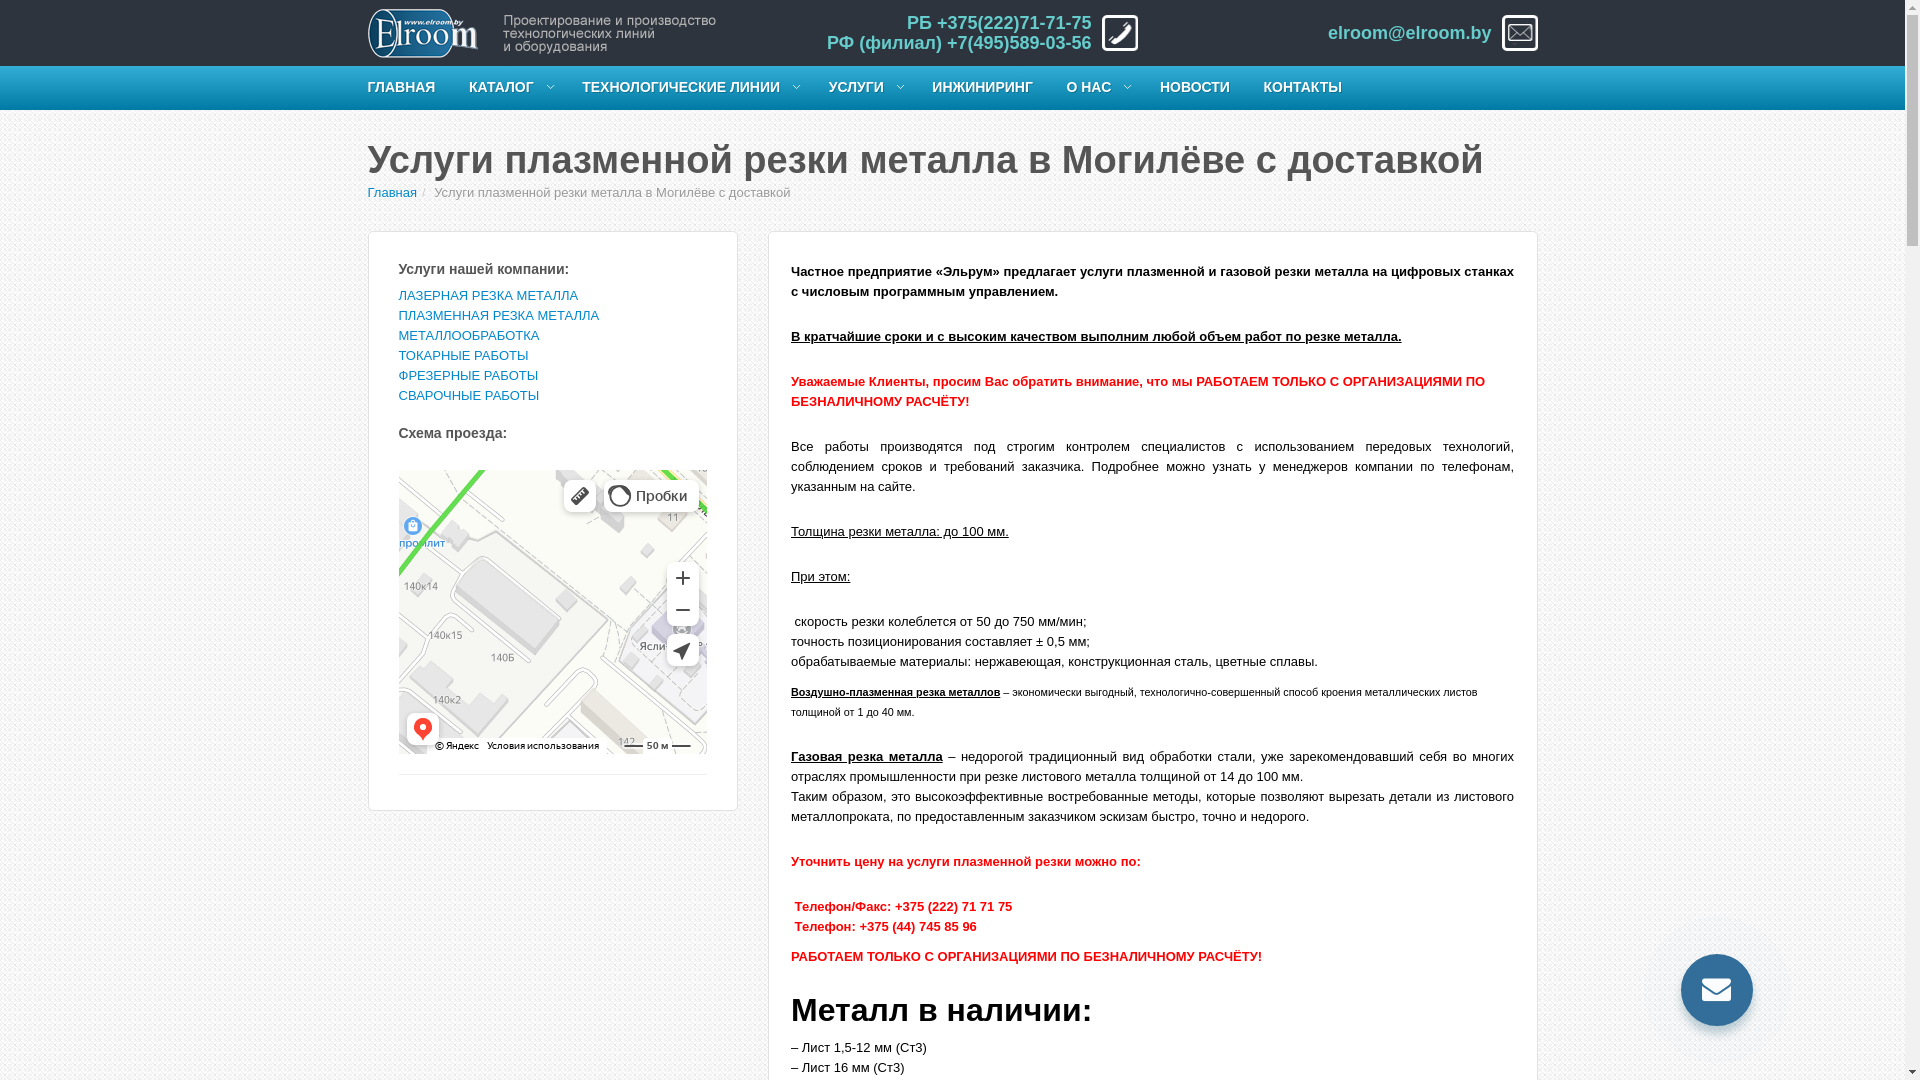 The height and width of the screenshot is (1080, 1920). Describe the element at coordinates (1409, 33) in the screenshot. I see `'elroom@elroom.by'` at that location.